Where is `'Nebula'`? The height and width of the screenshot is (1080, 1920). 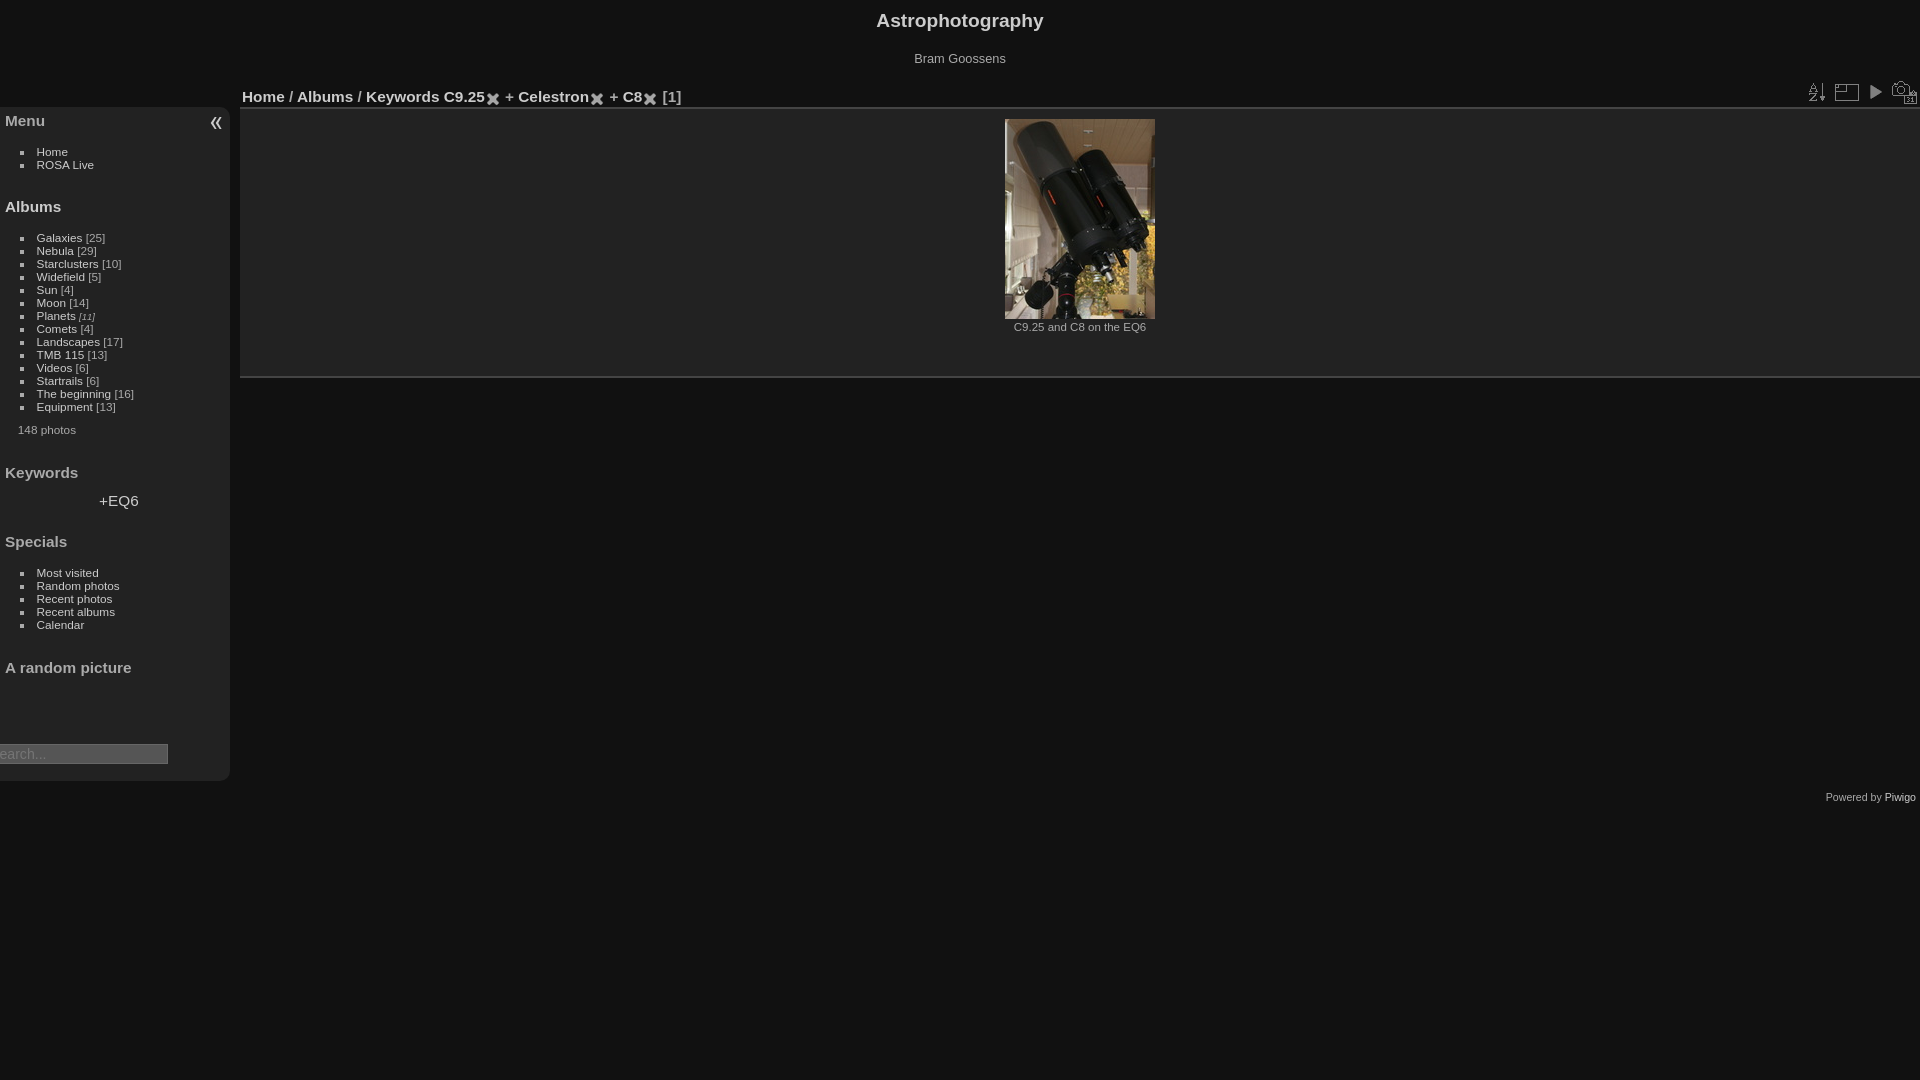
'Nebula' is located at coordinates (37, 249).